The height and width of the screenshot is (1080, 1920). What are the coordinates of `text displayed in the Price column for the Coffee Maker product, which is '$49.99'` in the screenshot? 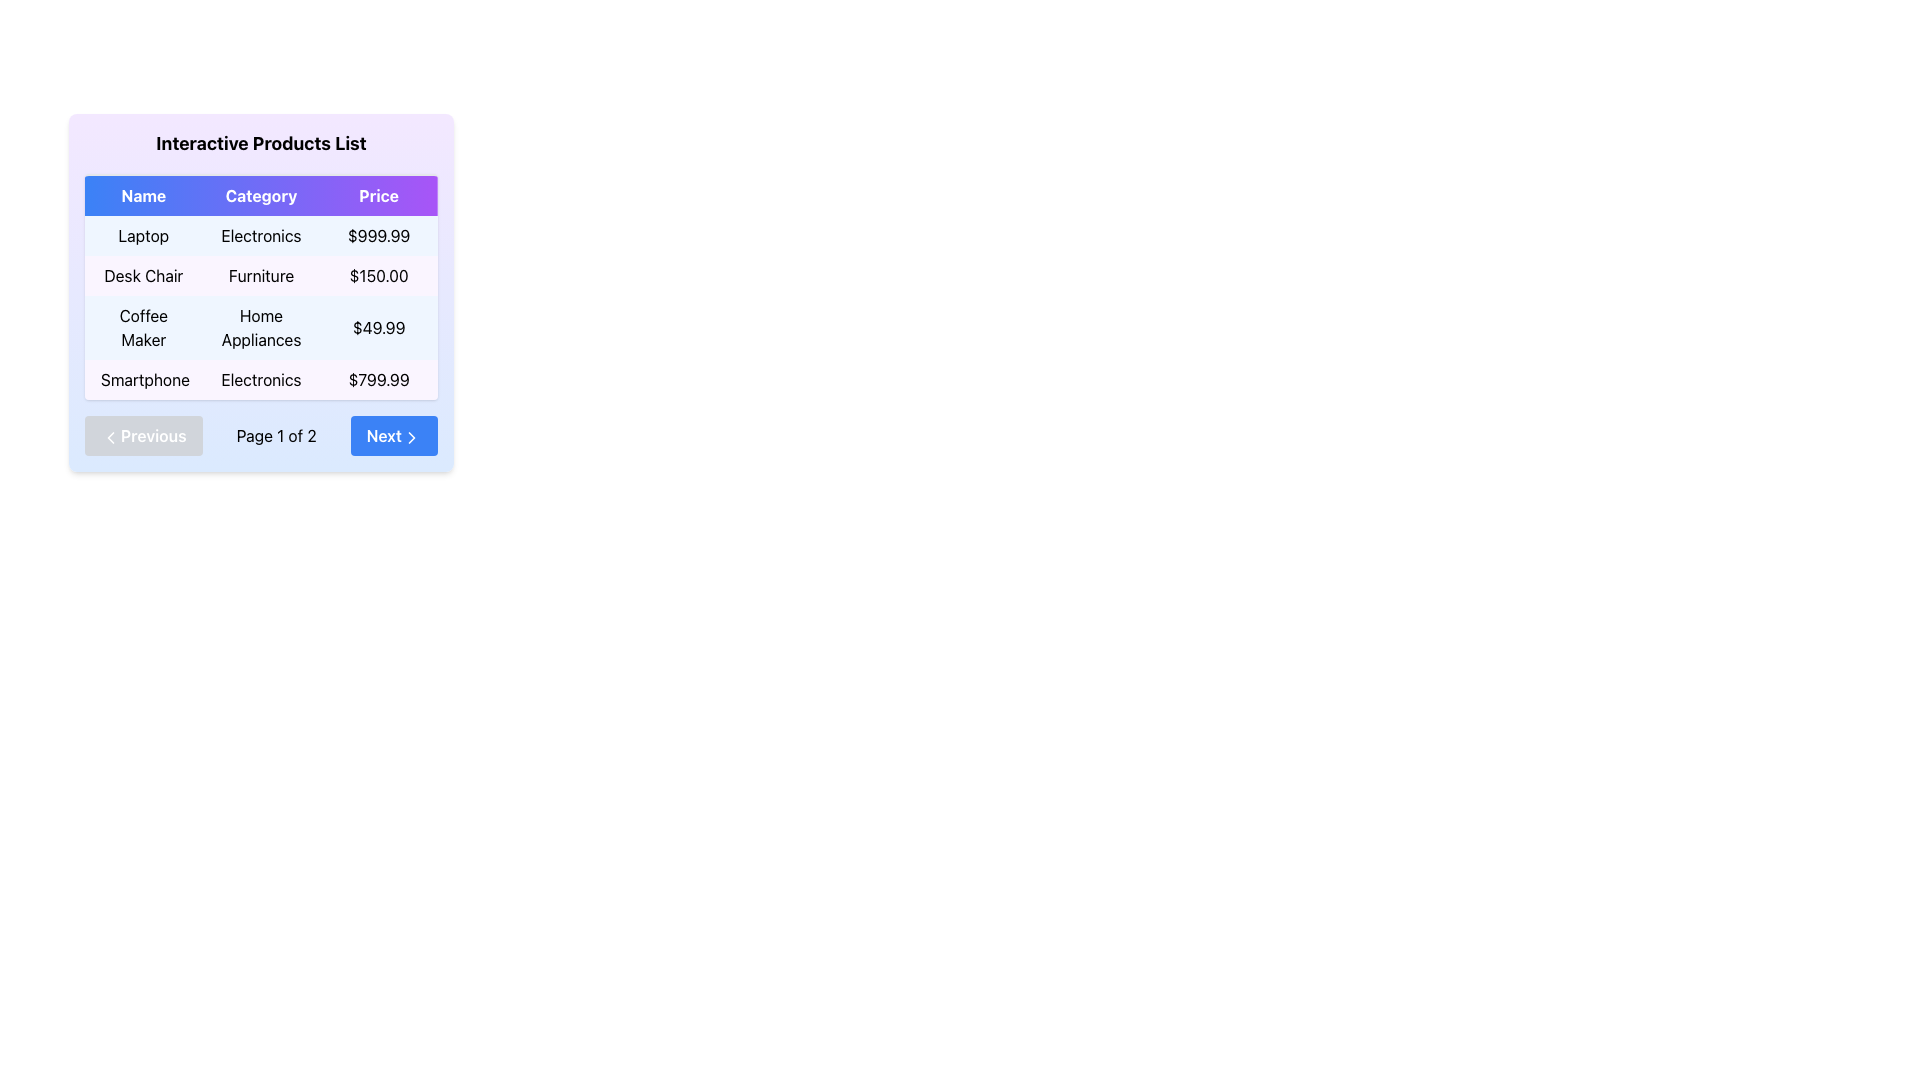 It's located at (379, 326).